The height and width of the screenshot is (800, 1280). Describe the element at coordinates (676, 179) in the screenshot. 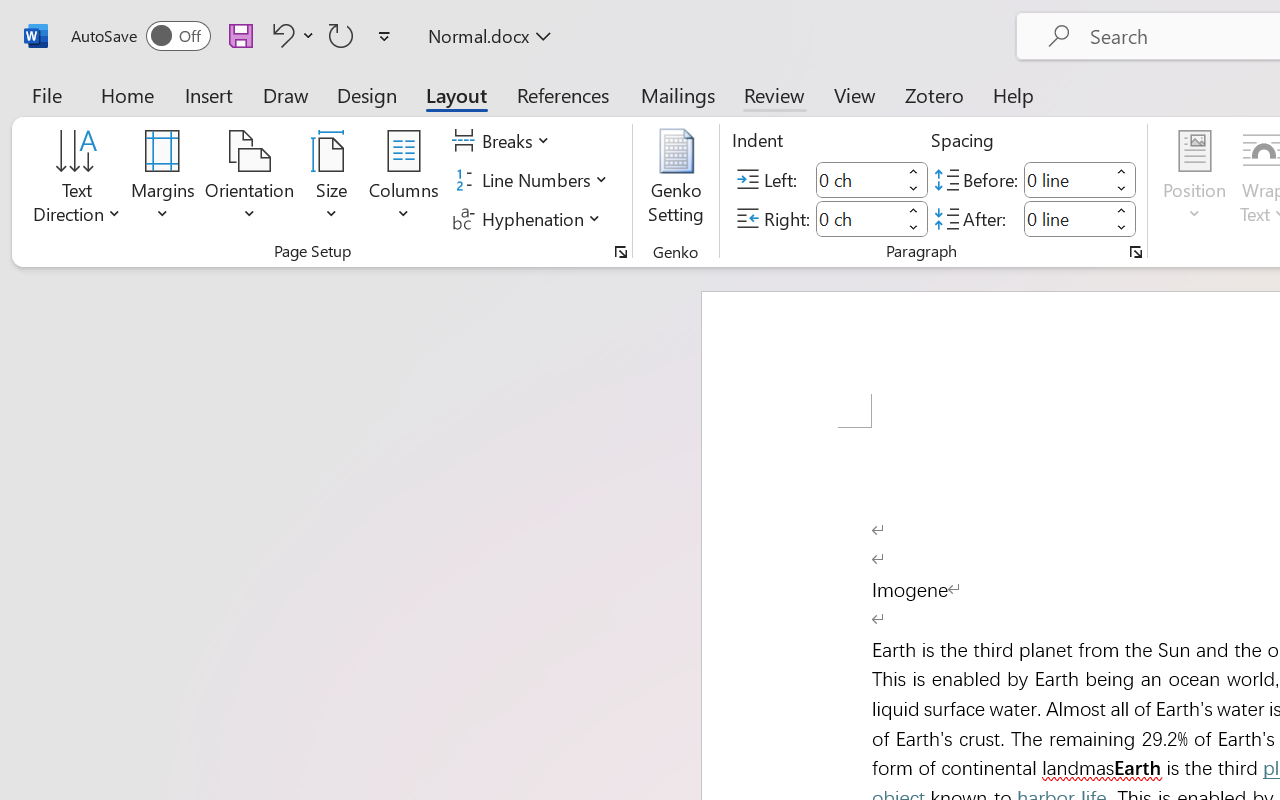

I see `'Genko Setting...'` at that location.